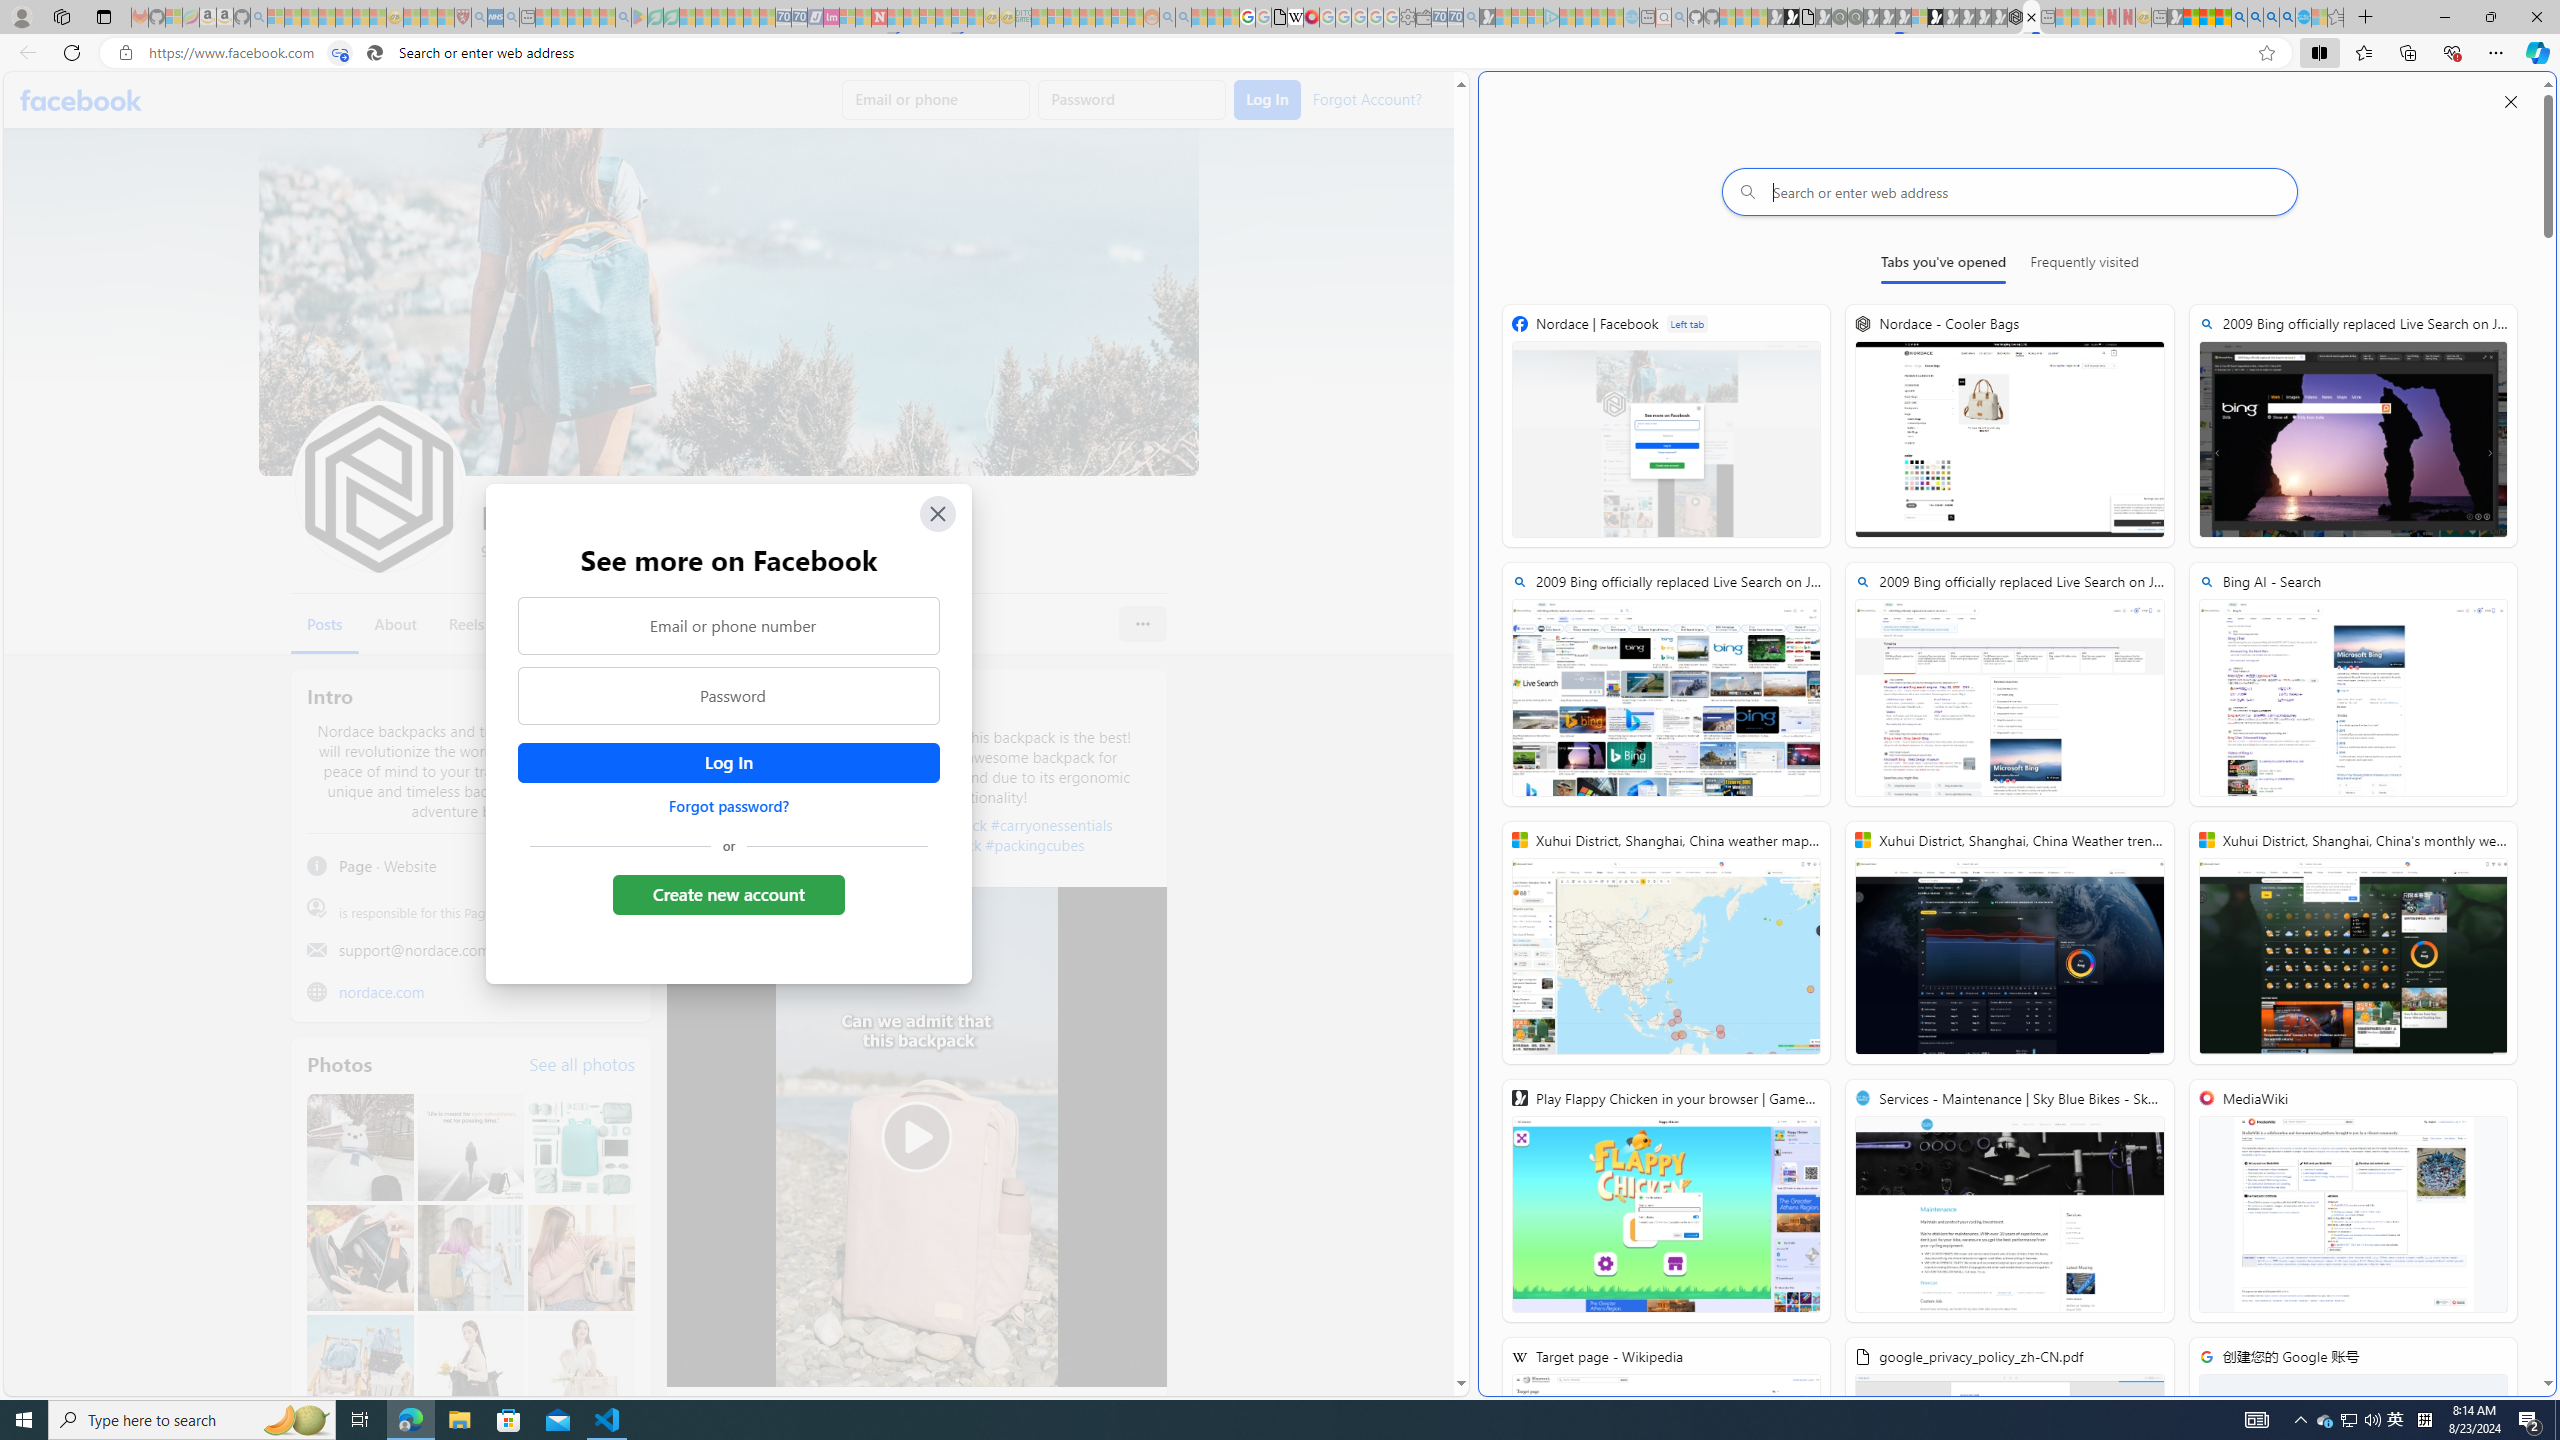  What do you see at coordinates (1789, 16) in the screenshot?
I see `'Play Zoo Boom in your browser | Games from Microsoft Start'` at bounding box center [1789, 16].